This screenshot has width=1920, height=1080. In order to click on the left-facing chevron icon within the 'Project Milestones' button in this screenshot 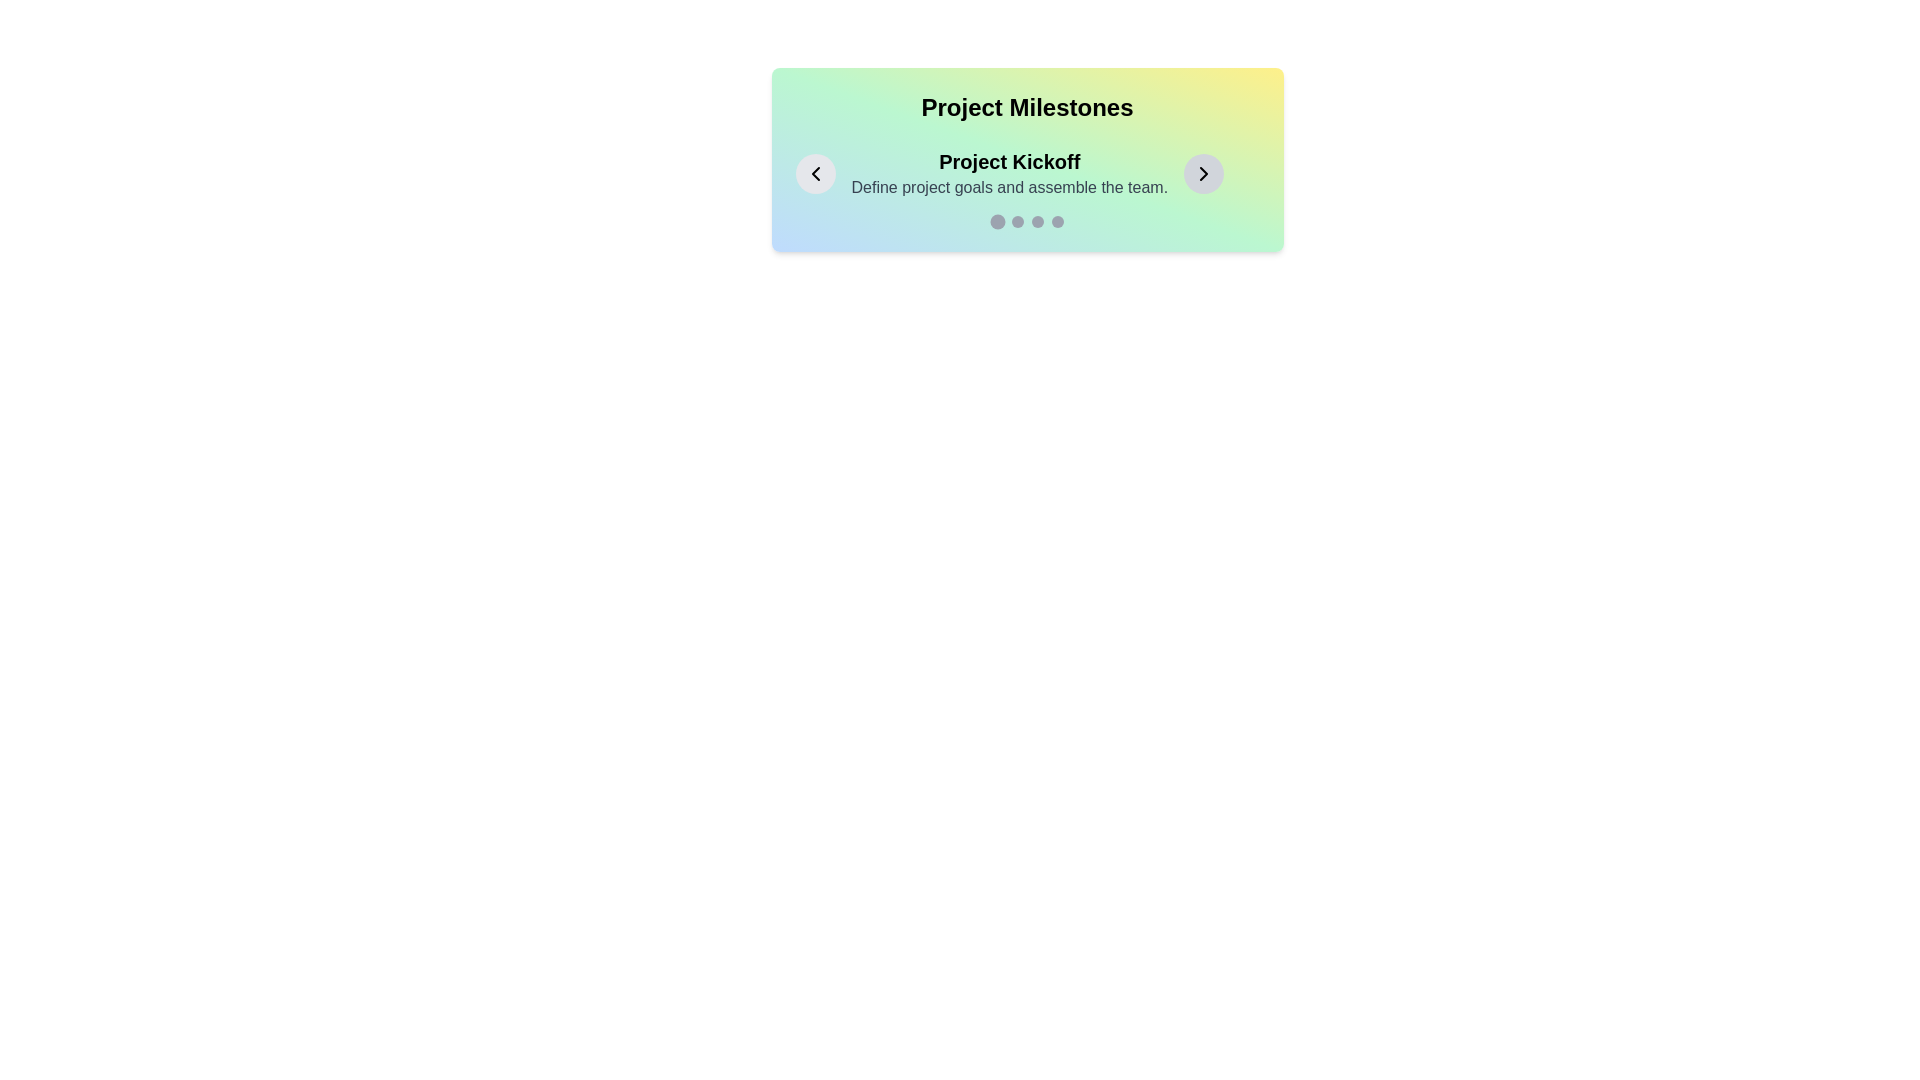, I will do `click(815, 172)`.